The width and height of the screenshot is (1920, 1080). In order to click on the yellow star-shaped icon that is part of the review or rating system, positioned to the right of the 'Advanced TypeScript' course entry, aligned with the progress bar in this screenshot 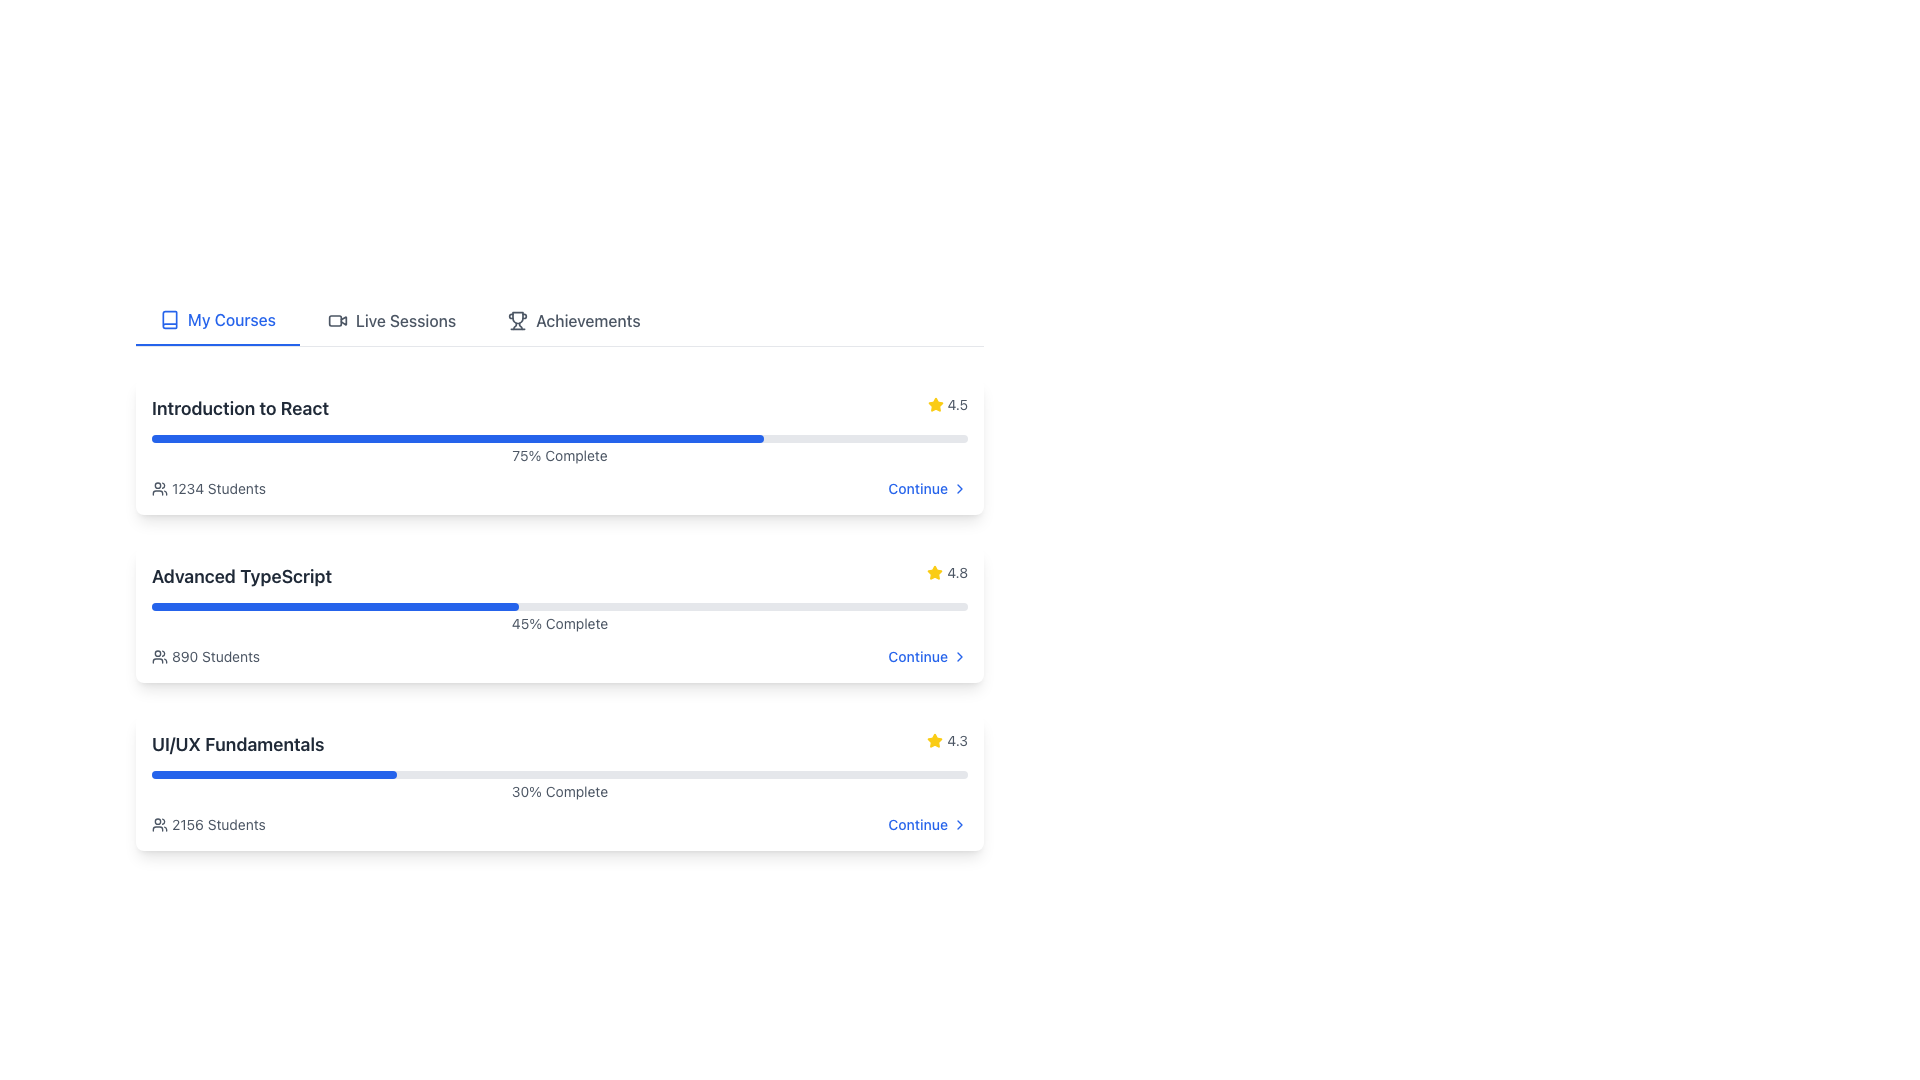, I will do `click(934, 404)`.